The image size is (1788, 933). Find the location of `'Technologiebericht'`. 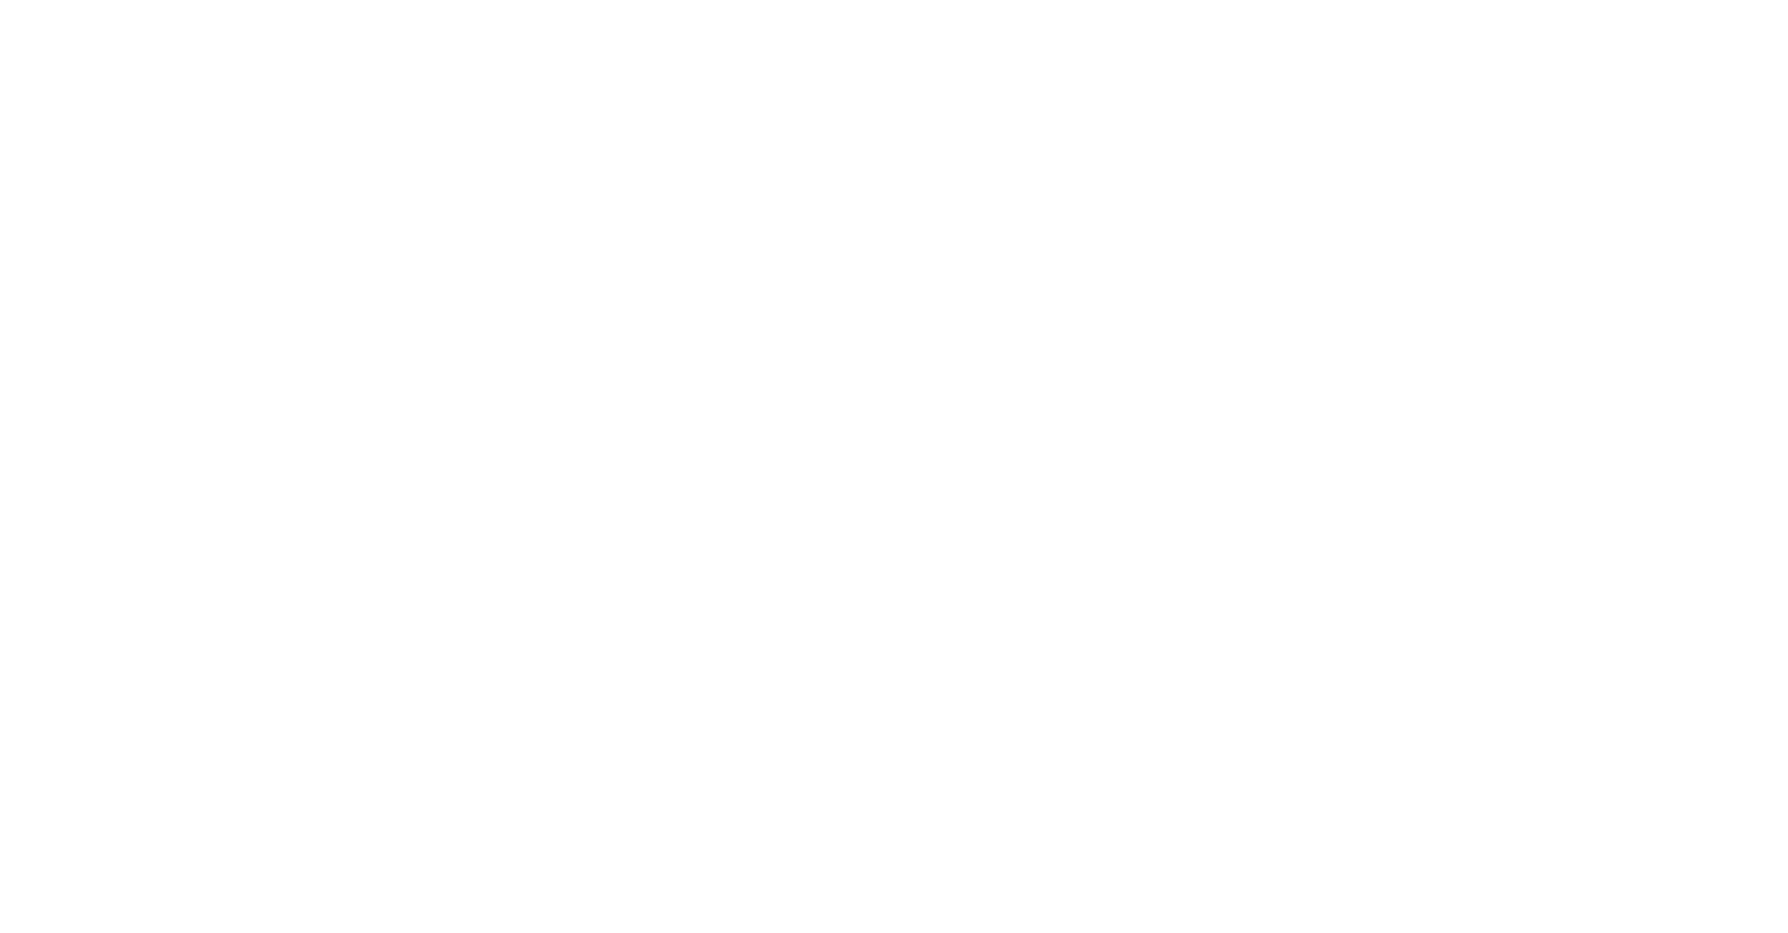

'Technologiebericht' is located at coordinates (109, 880).